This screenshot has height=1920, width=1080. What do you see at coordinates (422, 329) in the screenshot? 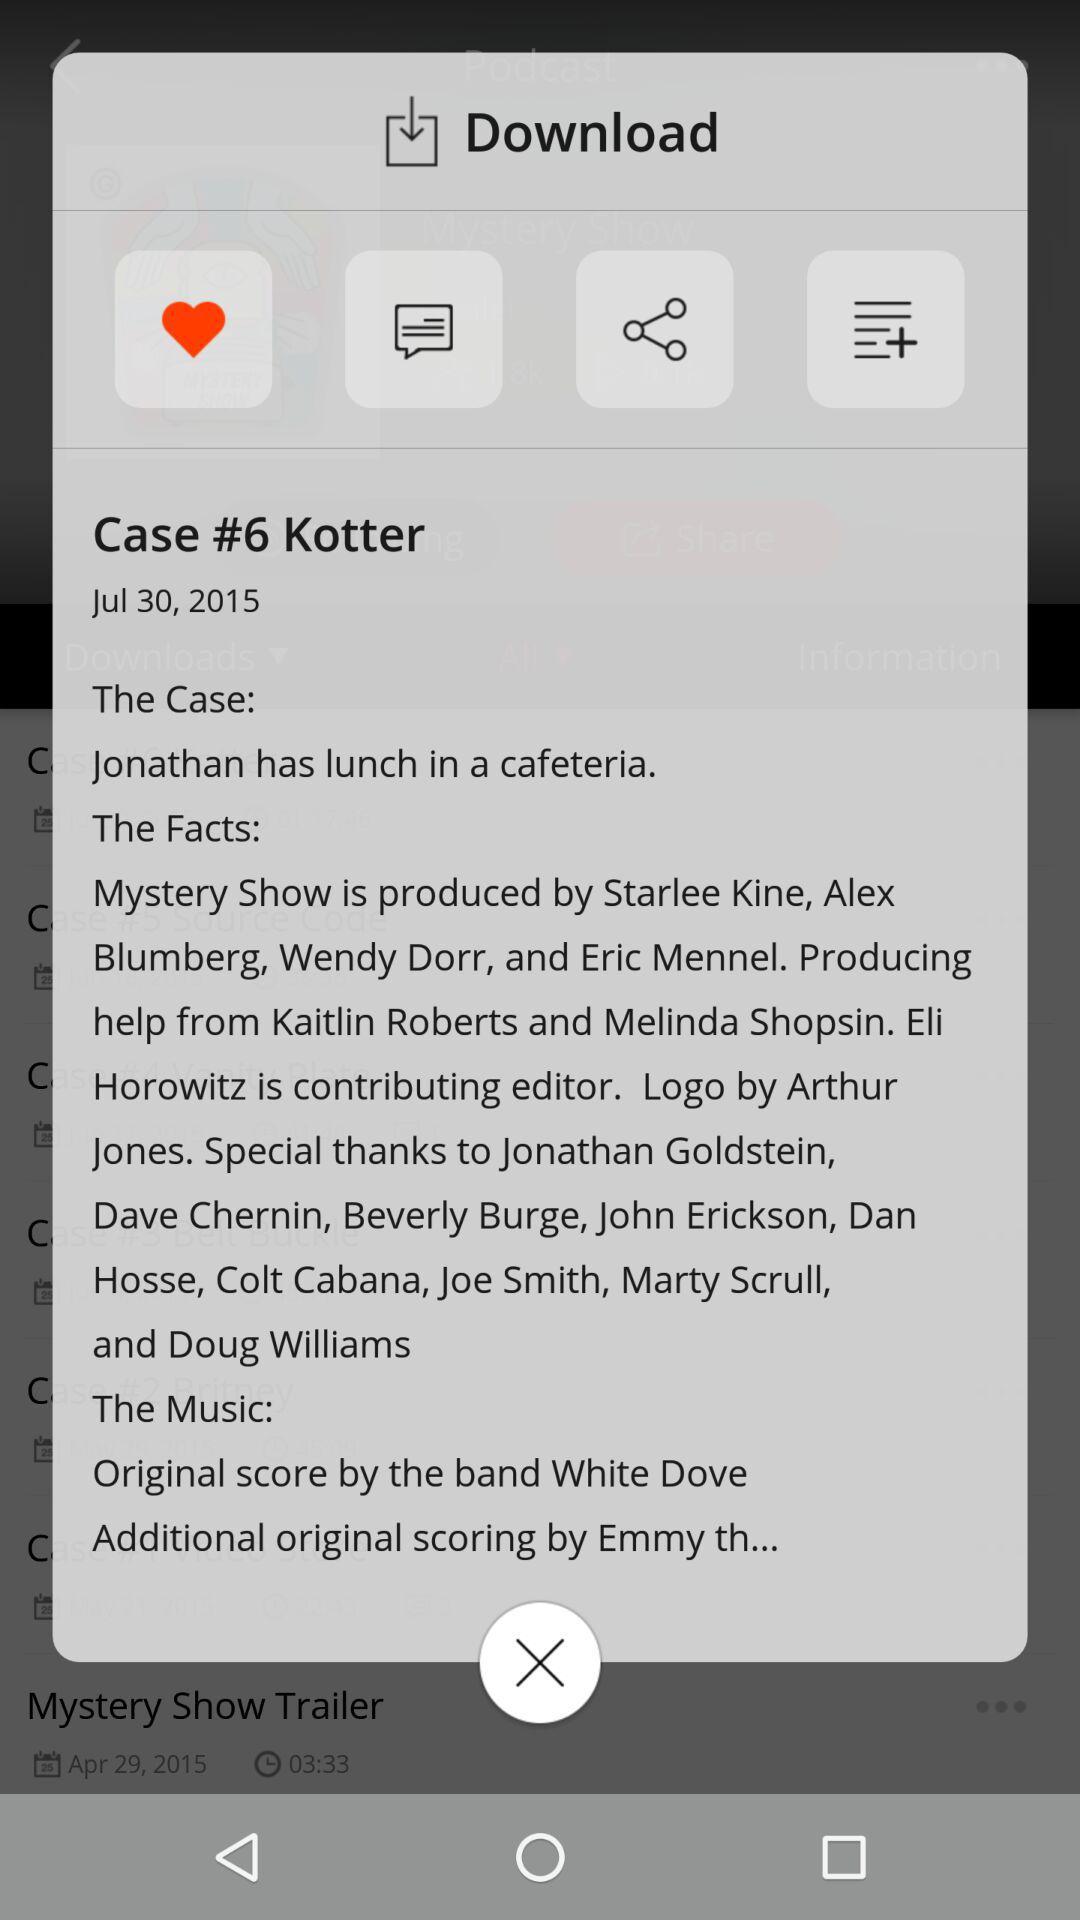
I see `comments` at bounding box center [422, 329].